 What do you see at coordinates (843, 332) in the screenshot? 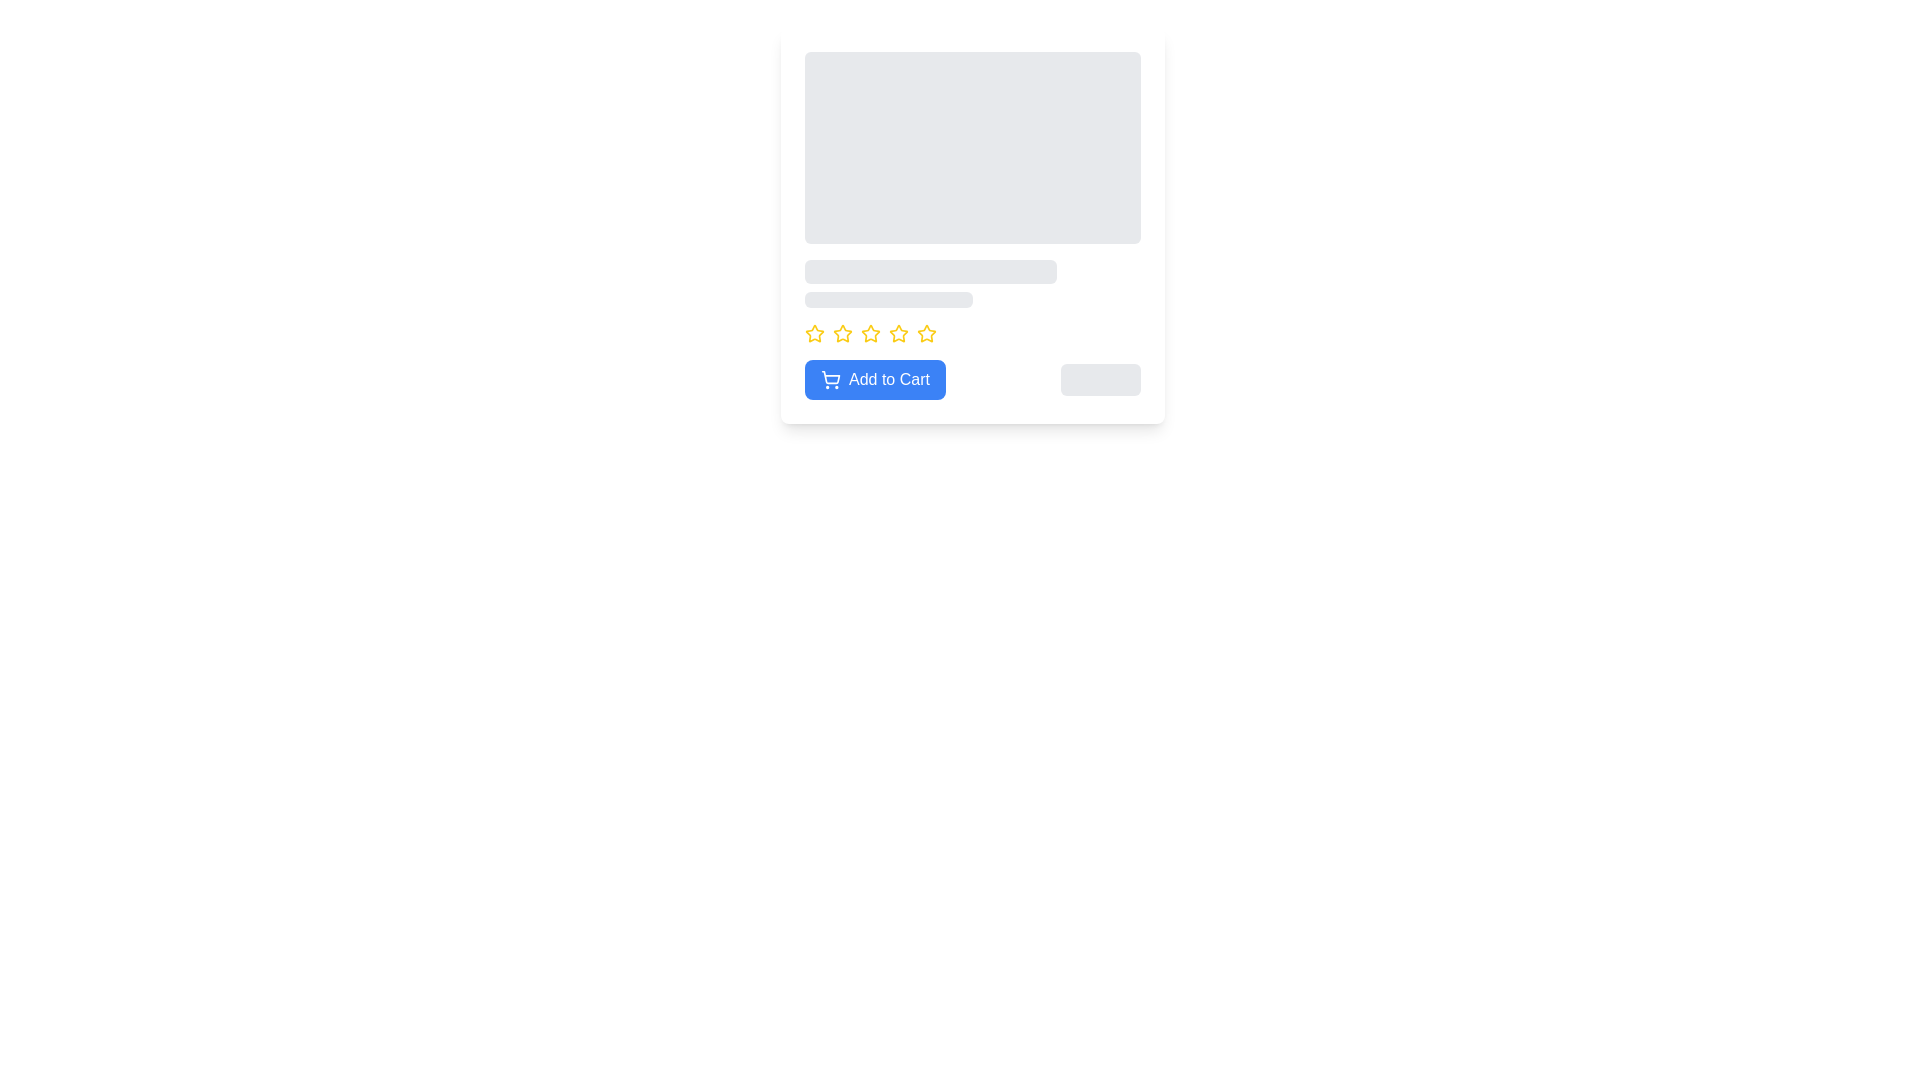
I see `the first star icon for rating preview located below the text block in the card layout` at bounding box center [843, 332].